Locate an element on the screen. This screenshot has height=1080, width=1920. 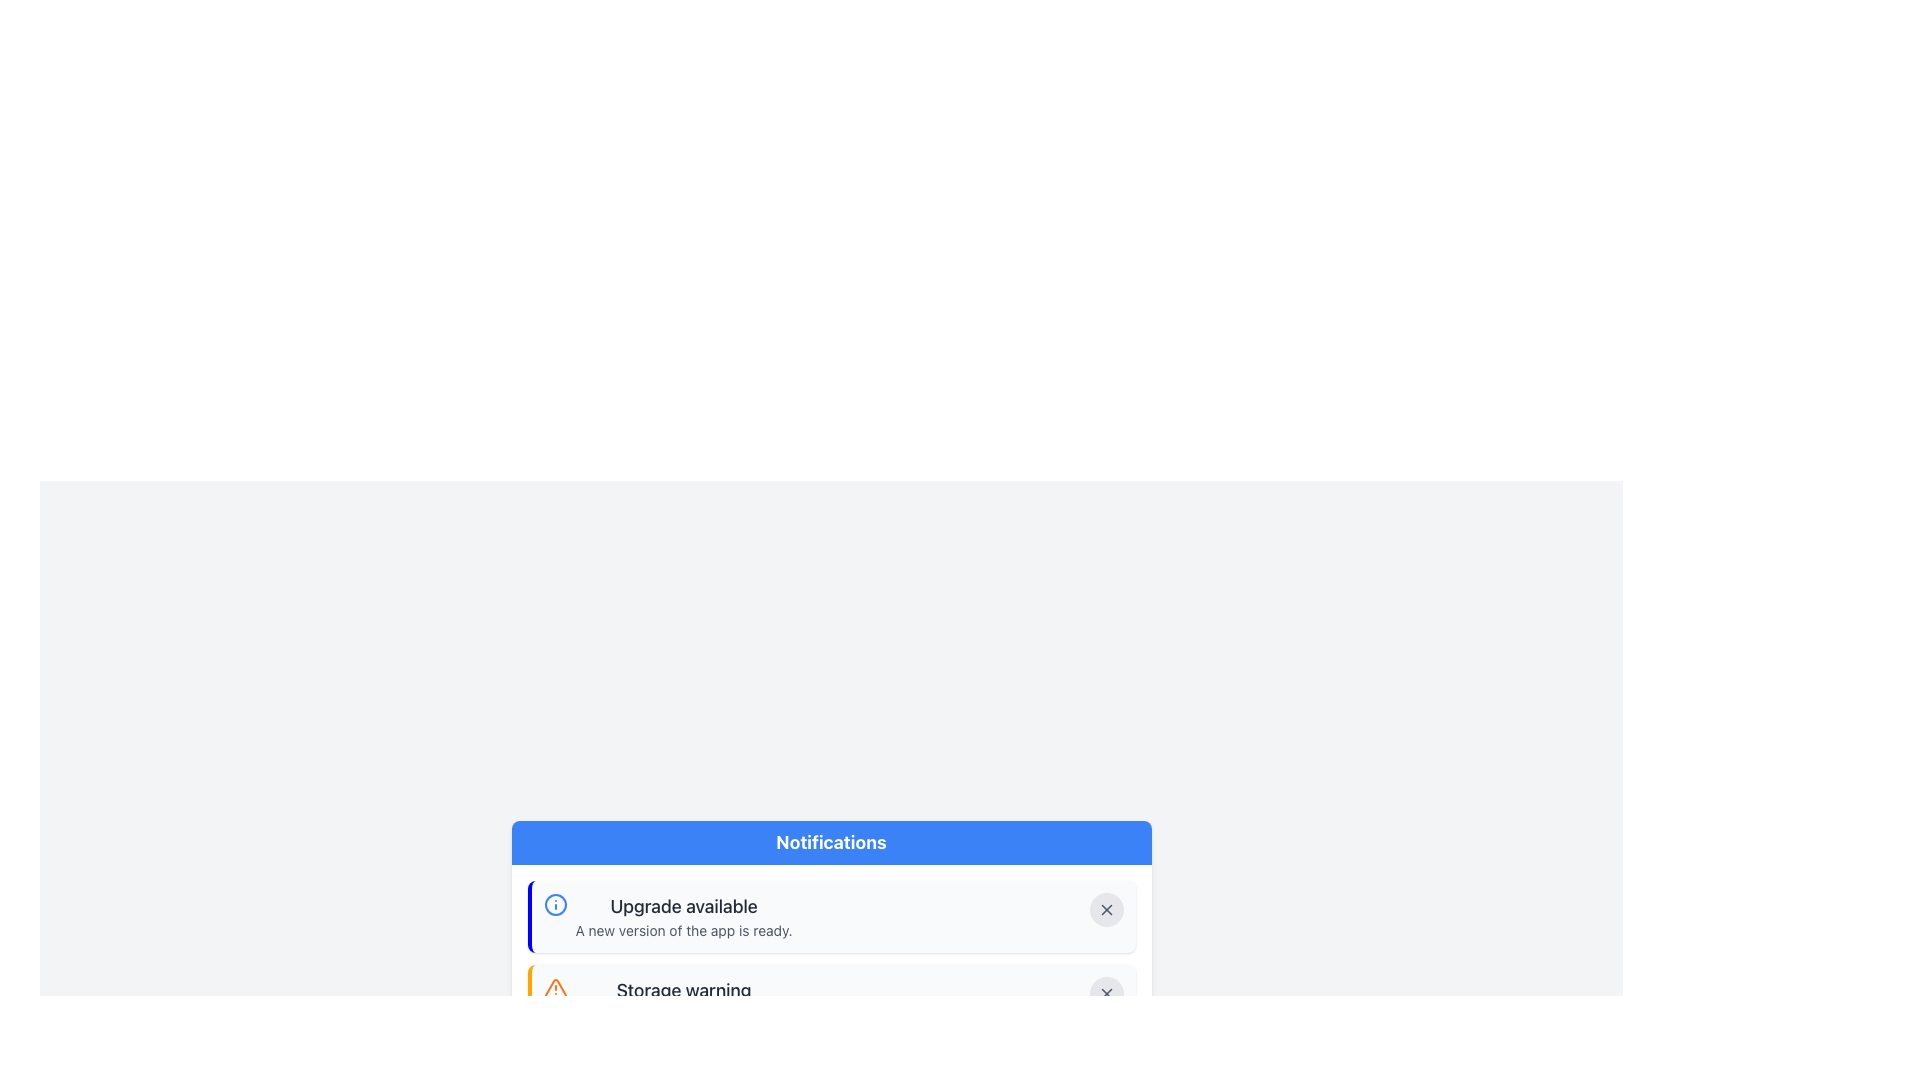
the informational text element that provides details about the 'Upgrade available' notification, located directly beneath the header is located at coordinates (684, 930).